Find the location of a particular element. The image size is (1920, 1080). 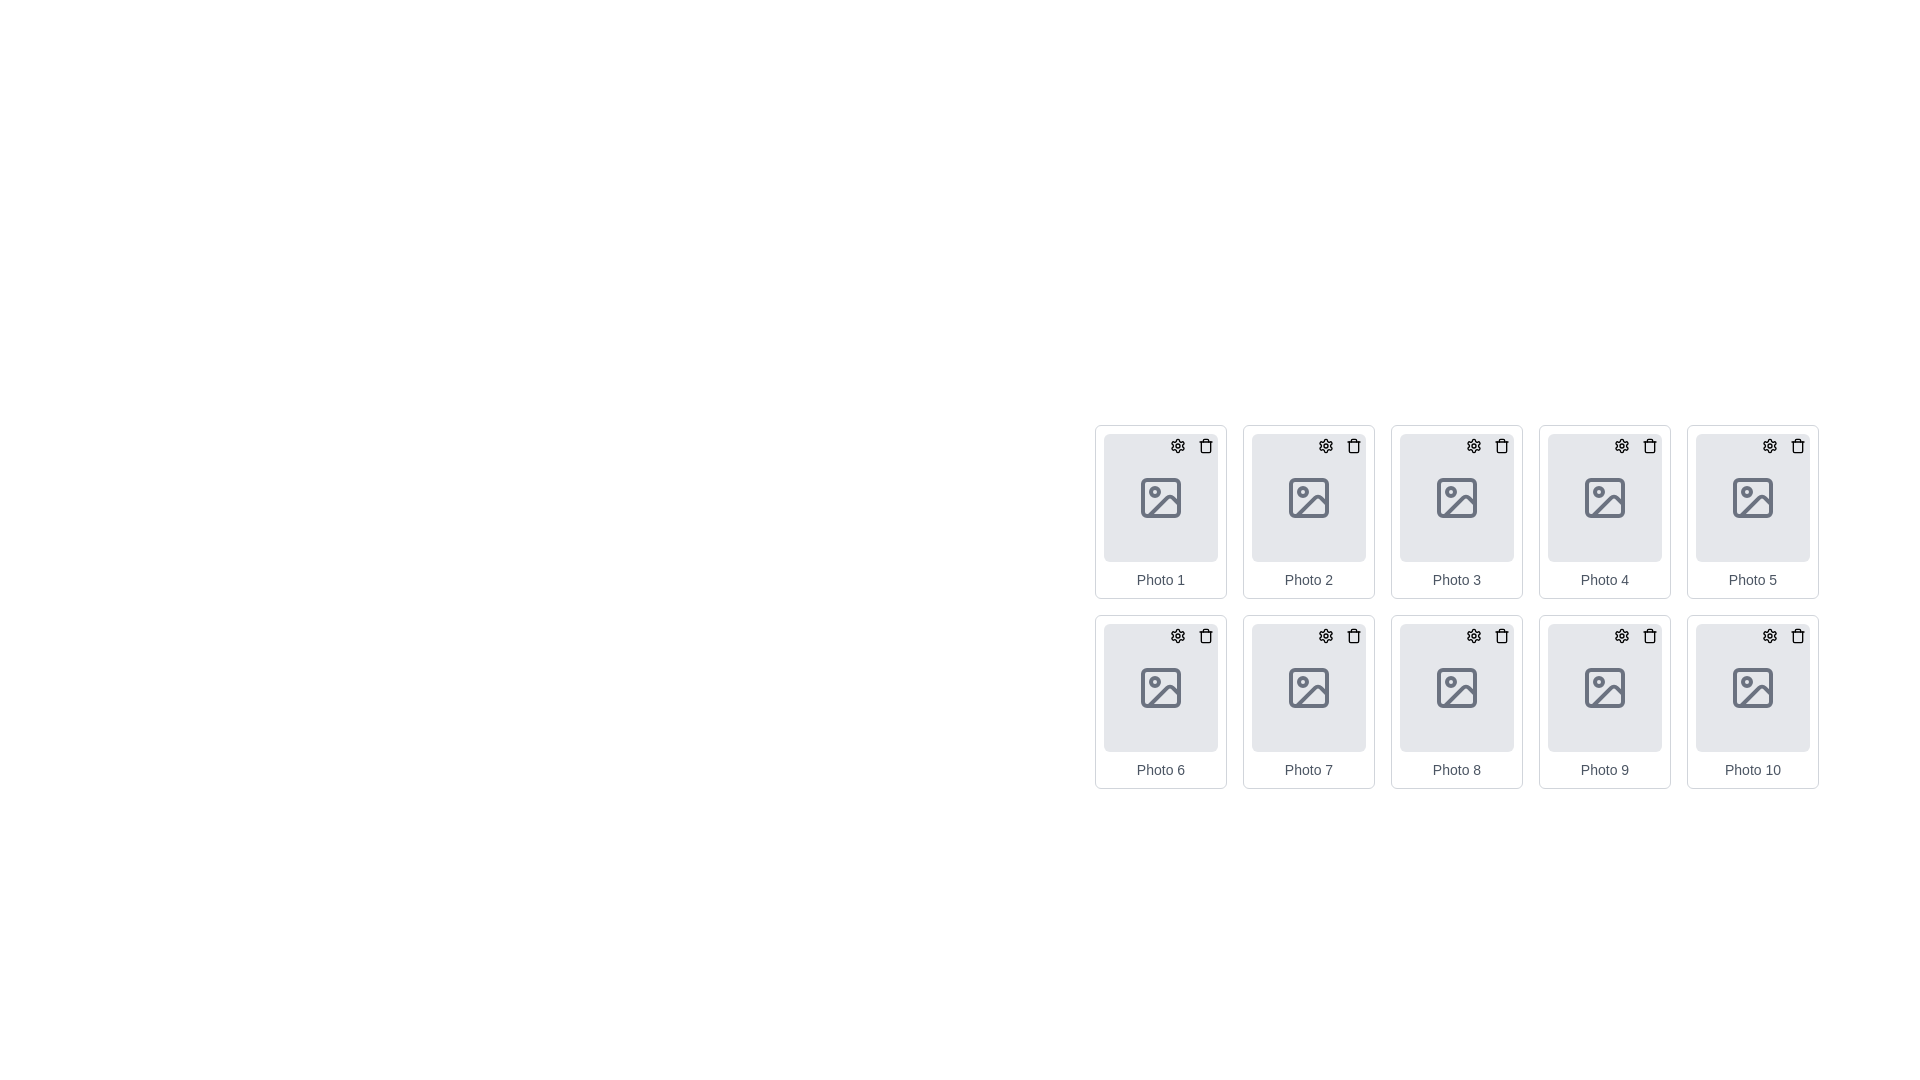

the delete button located at the top-right corner of the eighth photo box in the grid is located at coordinates (1502, 636).